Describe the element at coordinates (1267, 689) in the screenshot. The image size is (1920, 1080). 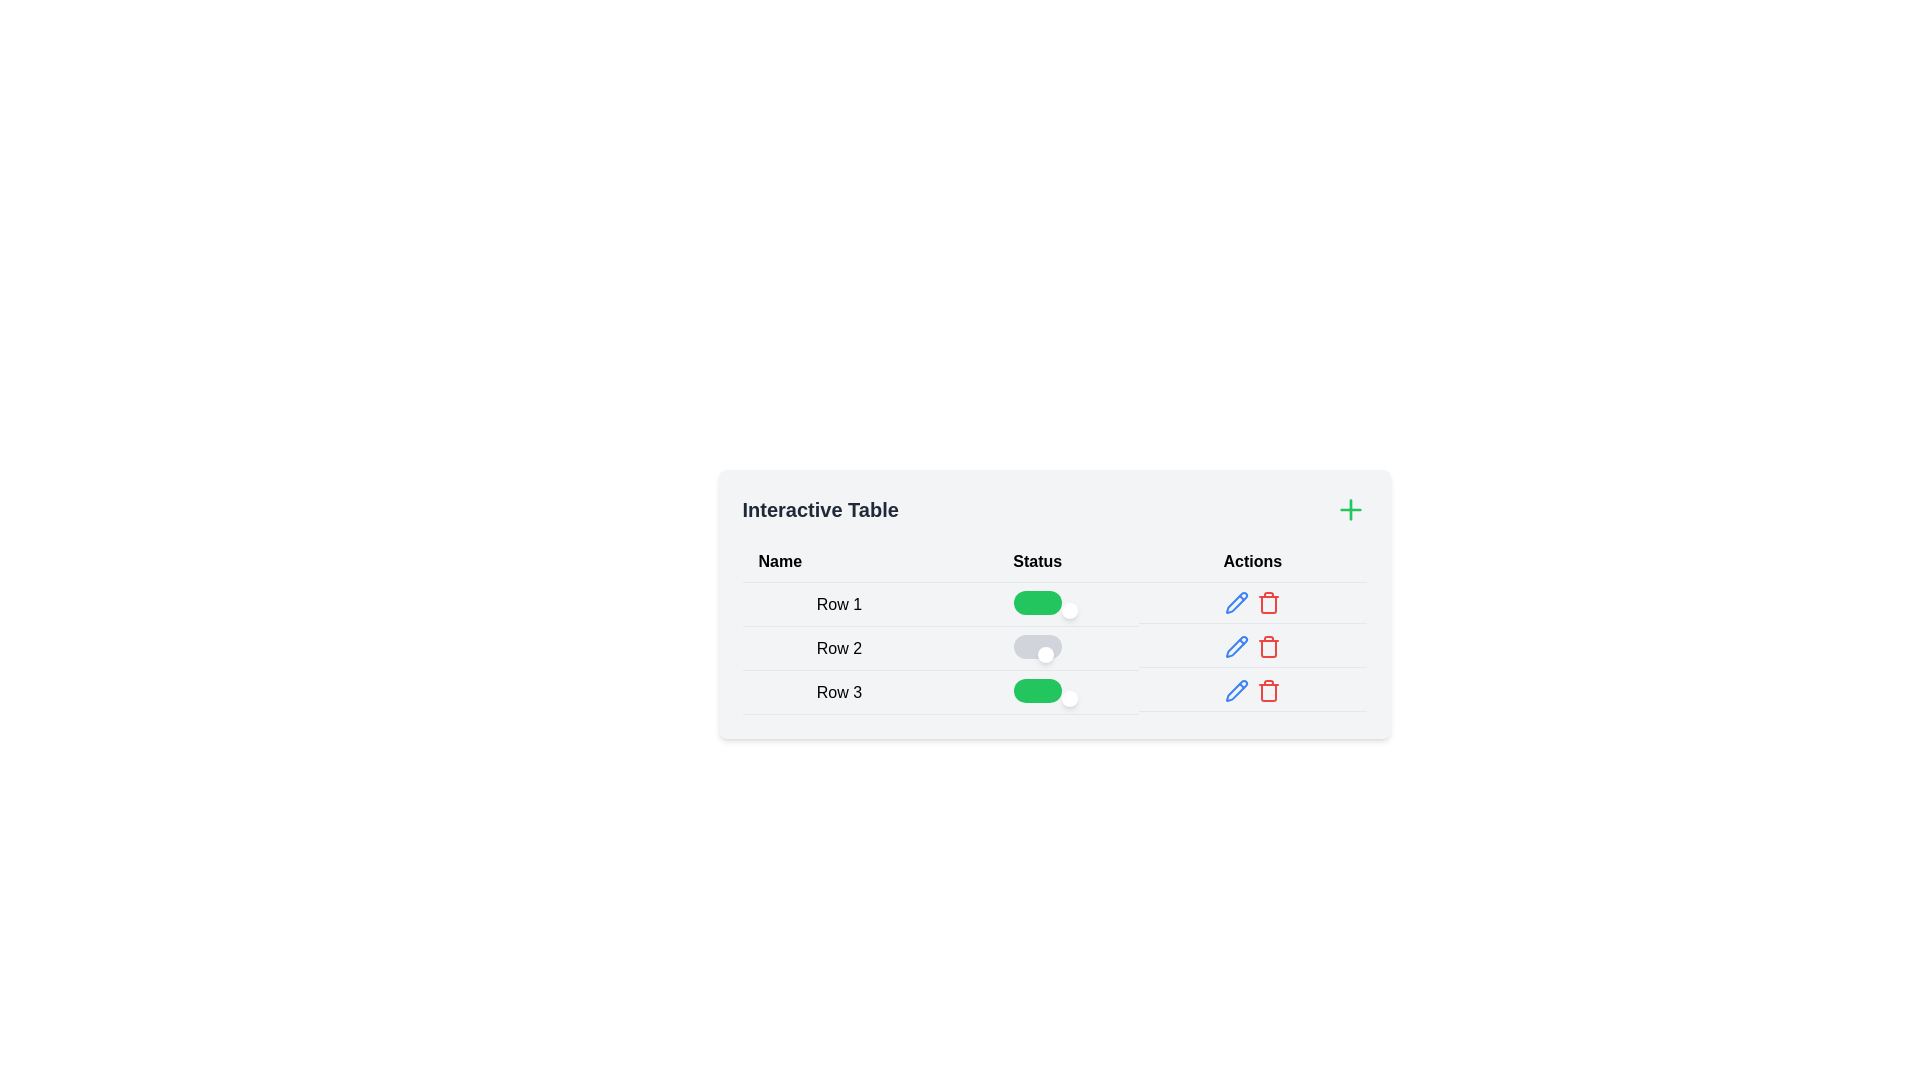
I see `the red trash bin icon button located in the 'Actions' column of the third row to possibly reveal additional information` at that location.